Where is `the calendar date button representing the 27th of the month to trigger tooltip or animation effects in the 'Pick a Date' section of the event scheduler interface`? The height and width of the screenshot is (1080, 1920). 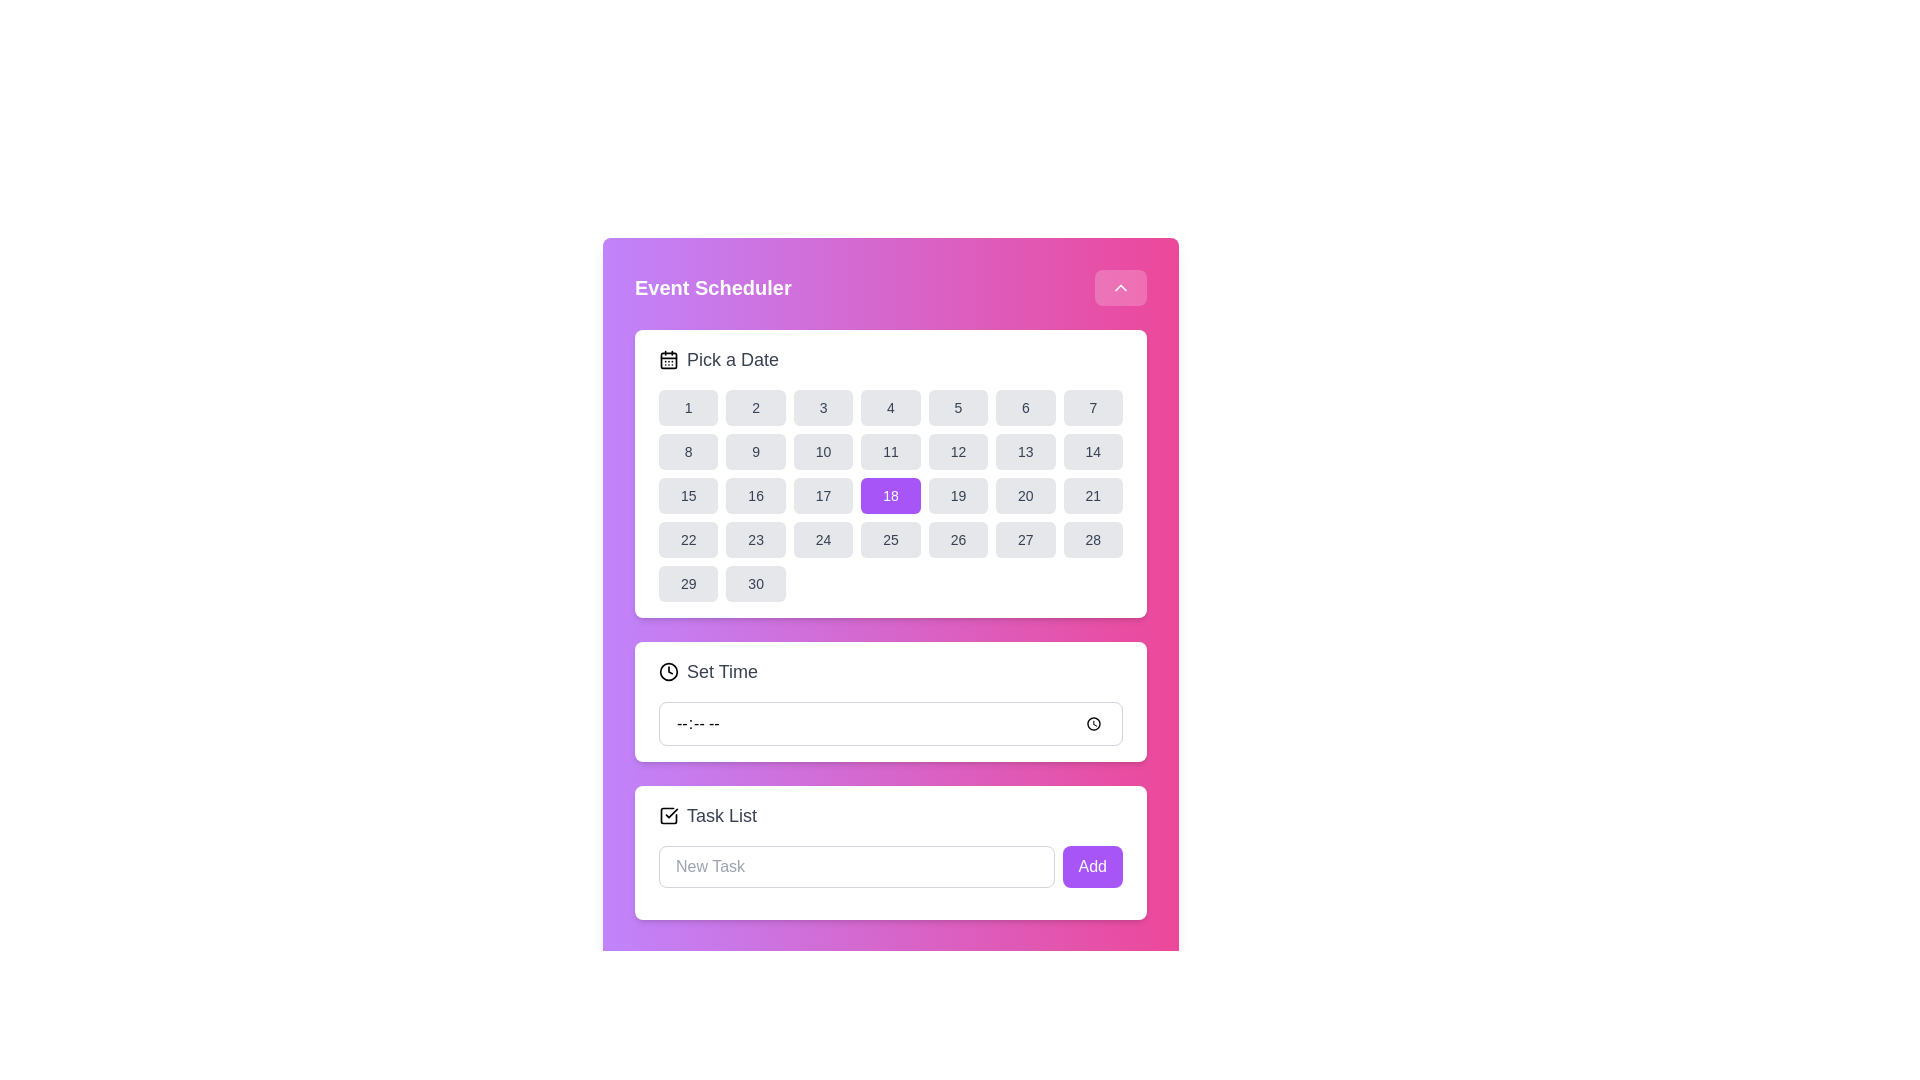 the calendar date button representing the 27th of the month to trigger tooltip or animation effects in the 'Pick a Date' section of the event scheduler interface is located at coordinates (1025, 540).